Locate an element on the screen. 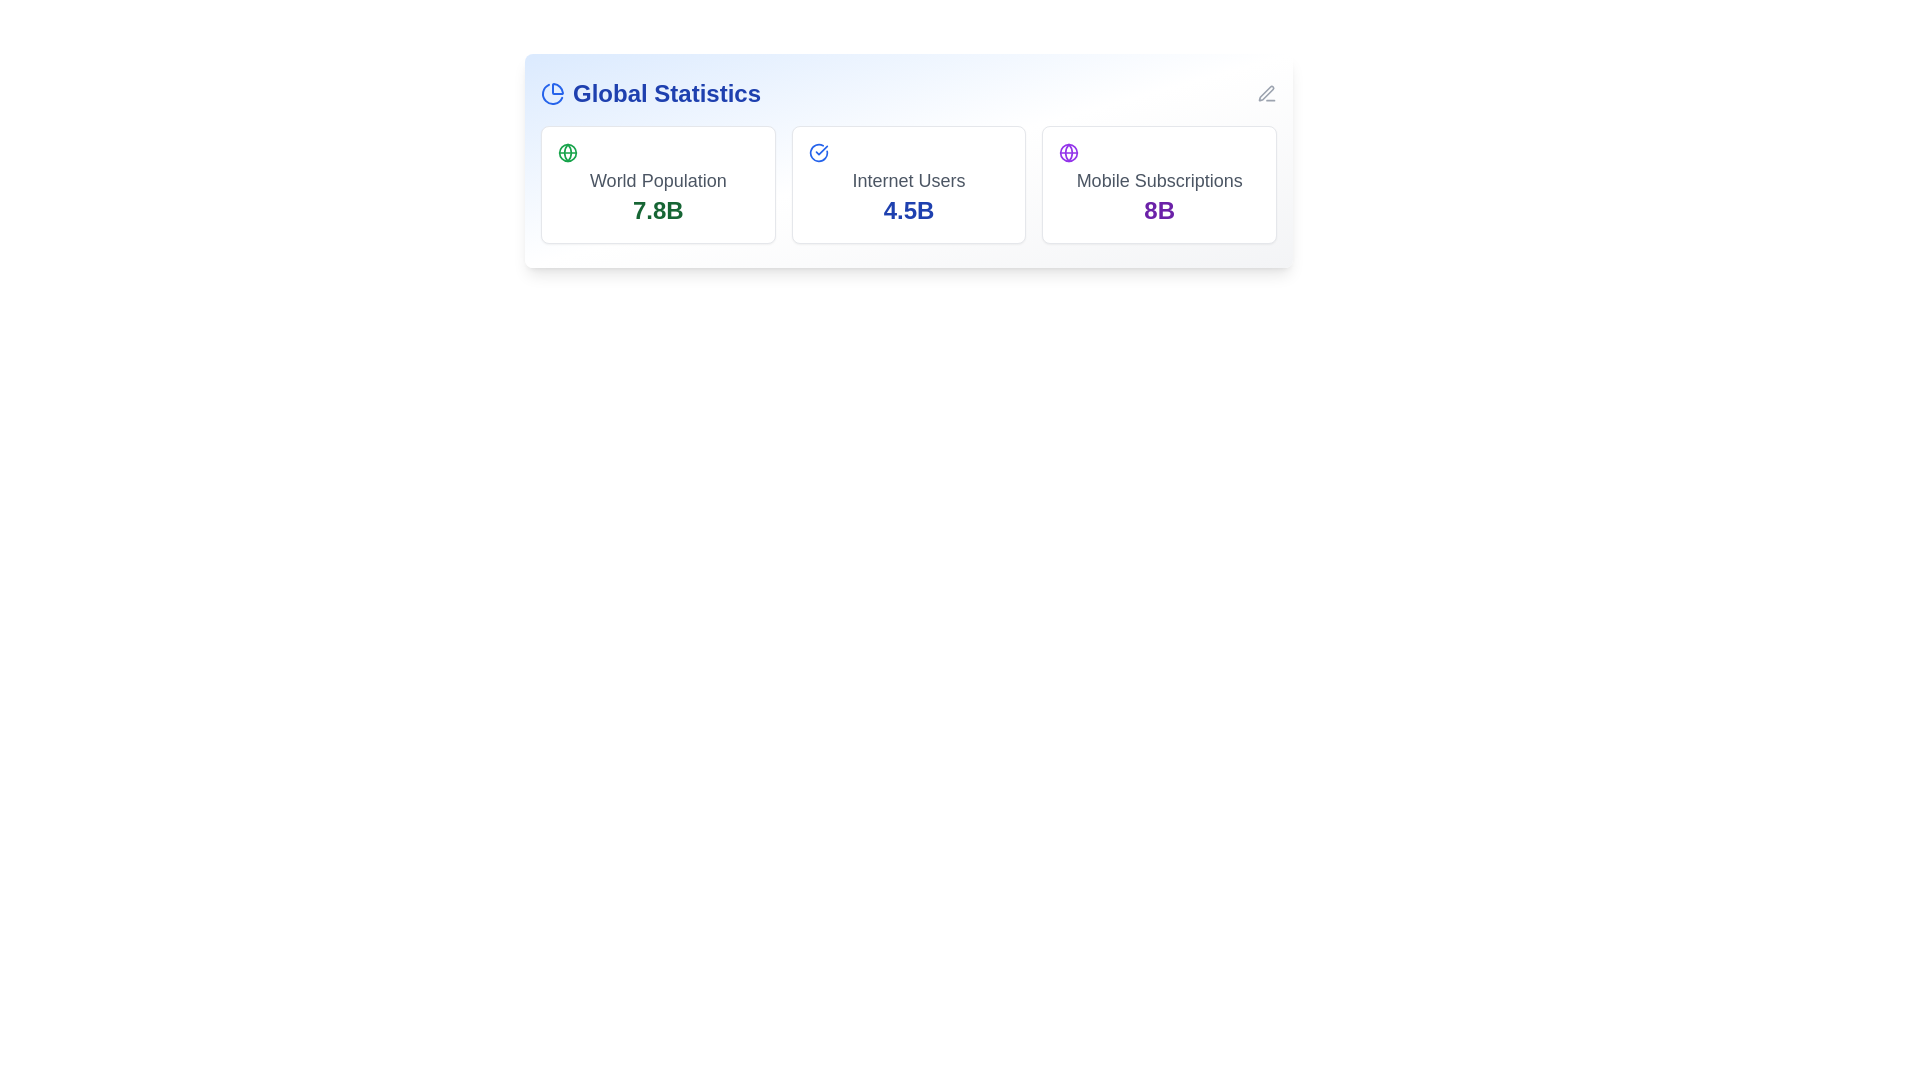 The width and height of the screenshot is (1920, 1080). the 'World Population' display card element is located at coordinates (658, 185).